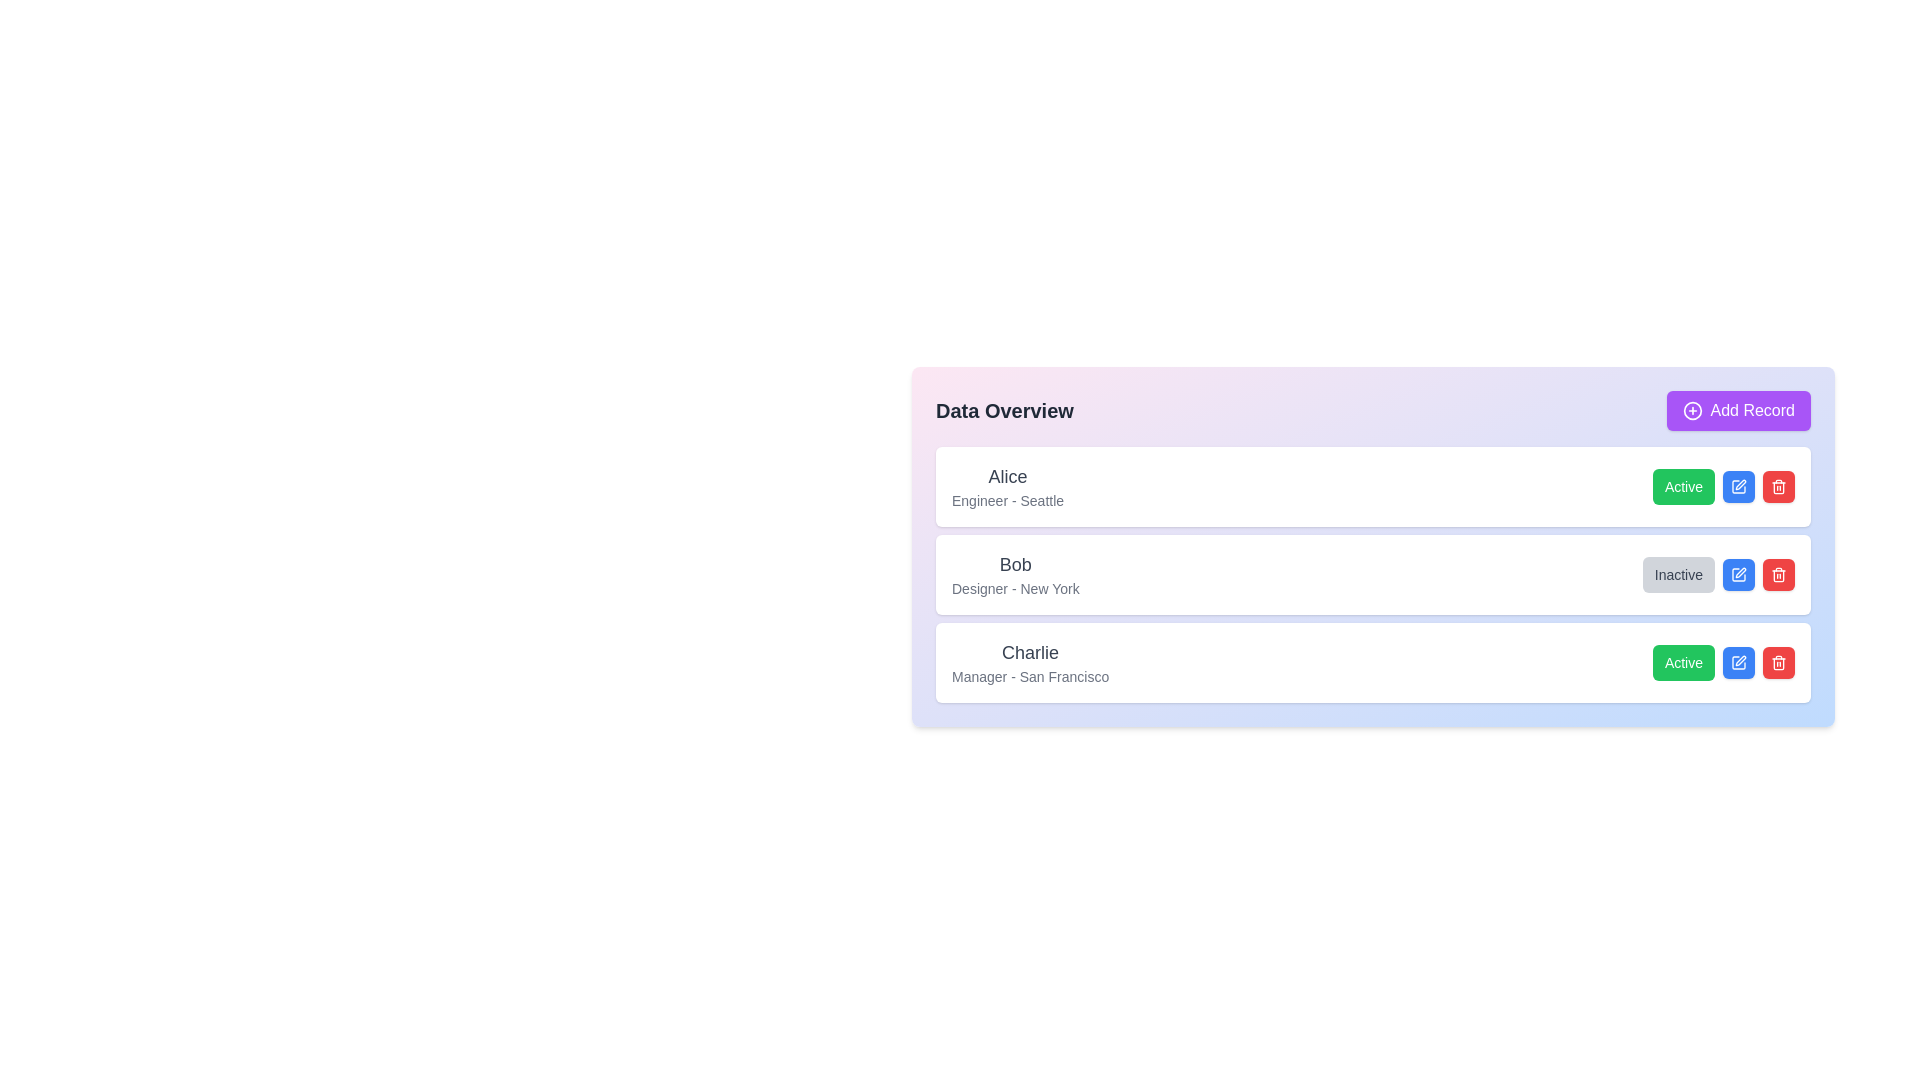 The height and width of the screenshot is (1080, 1920). Describe the element at coordinates (1737, 663) in the screenshot. I see `the edit icon located at the center of the third row, which is embedded within a blue button to the right of the 'Active' status label` at that location.